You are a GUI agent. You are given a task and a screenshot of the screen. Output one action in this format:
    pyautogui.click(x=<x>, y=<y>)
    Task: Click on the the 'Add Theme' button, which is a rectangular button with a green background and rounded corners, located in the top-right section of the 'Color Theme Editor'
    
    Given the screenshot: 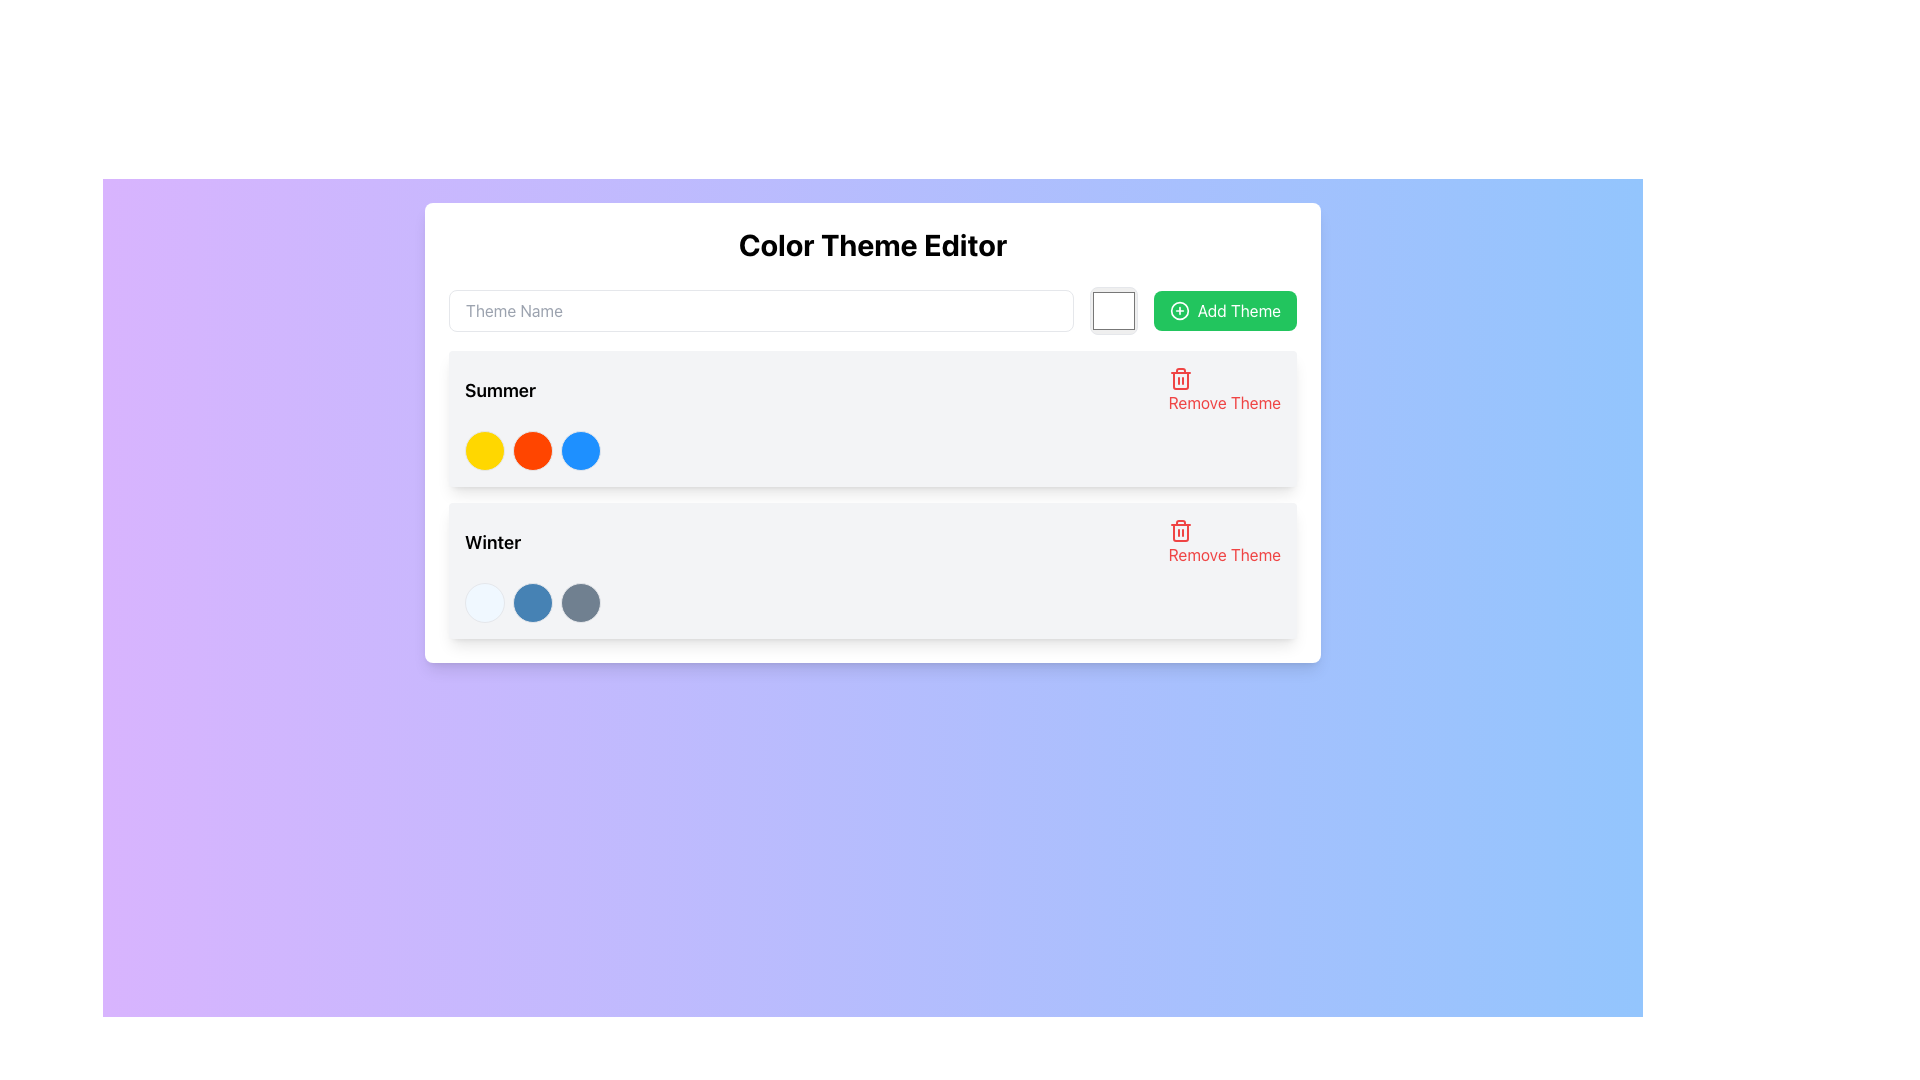 What is the action you would take?
    pyautogui.click(x=1224, y=311)
    